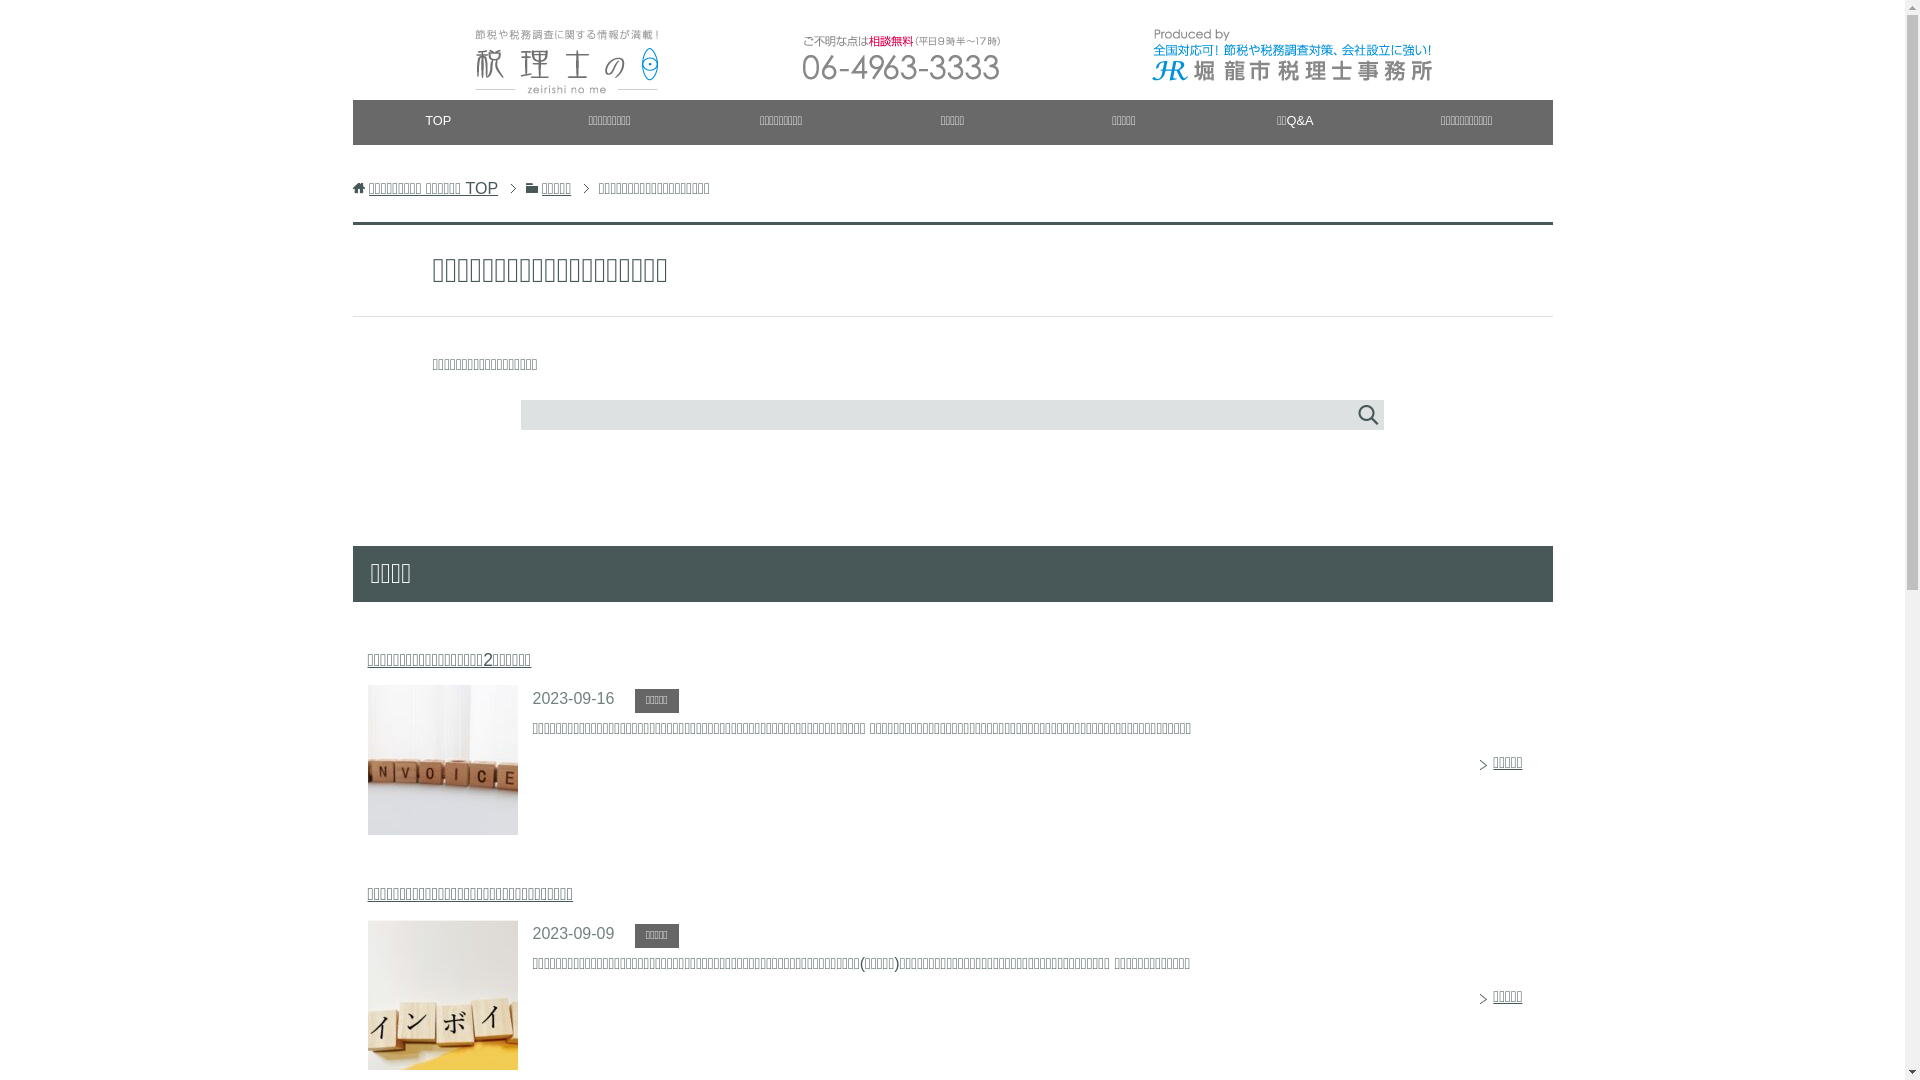 The image size is (1920, 1080). What do you see at coordinates (436, 122) in the screenshot?
I see `'TOP'` at bounding box center [436, 122].